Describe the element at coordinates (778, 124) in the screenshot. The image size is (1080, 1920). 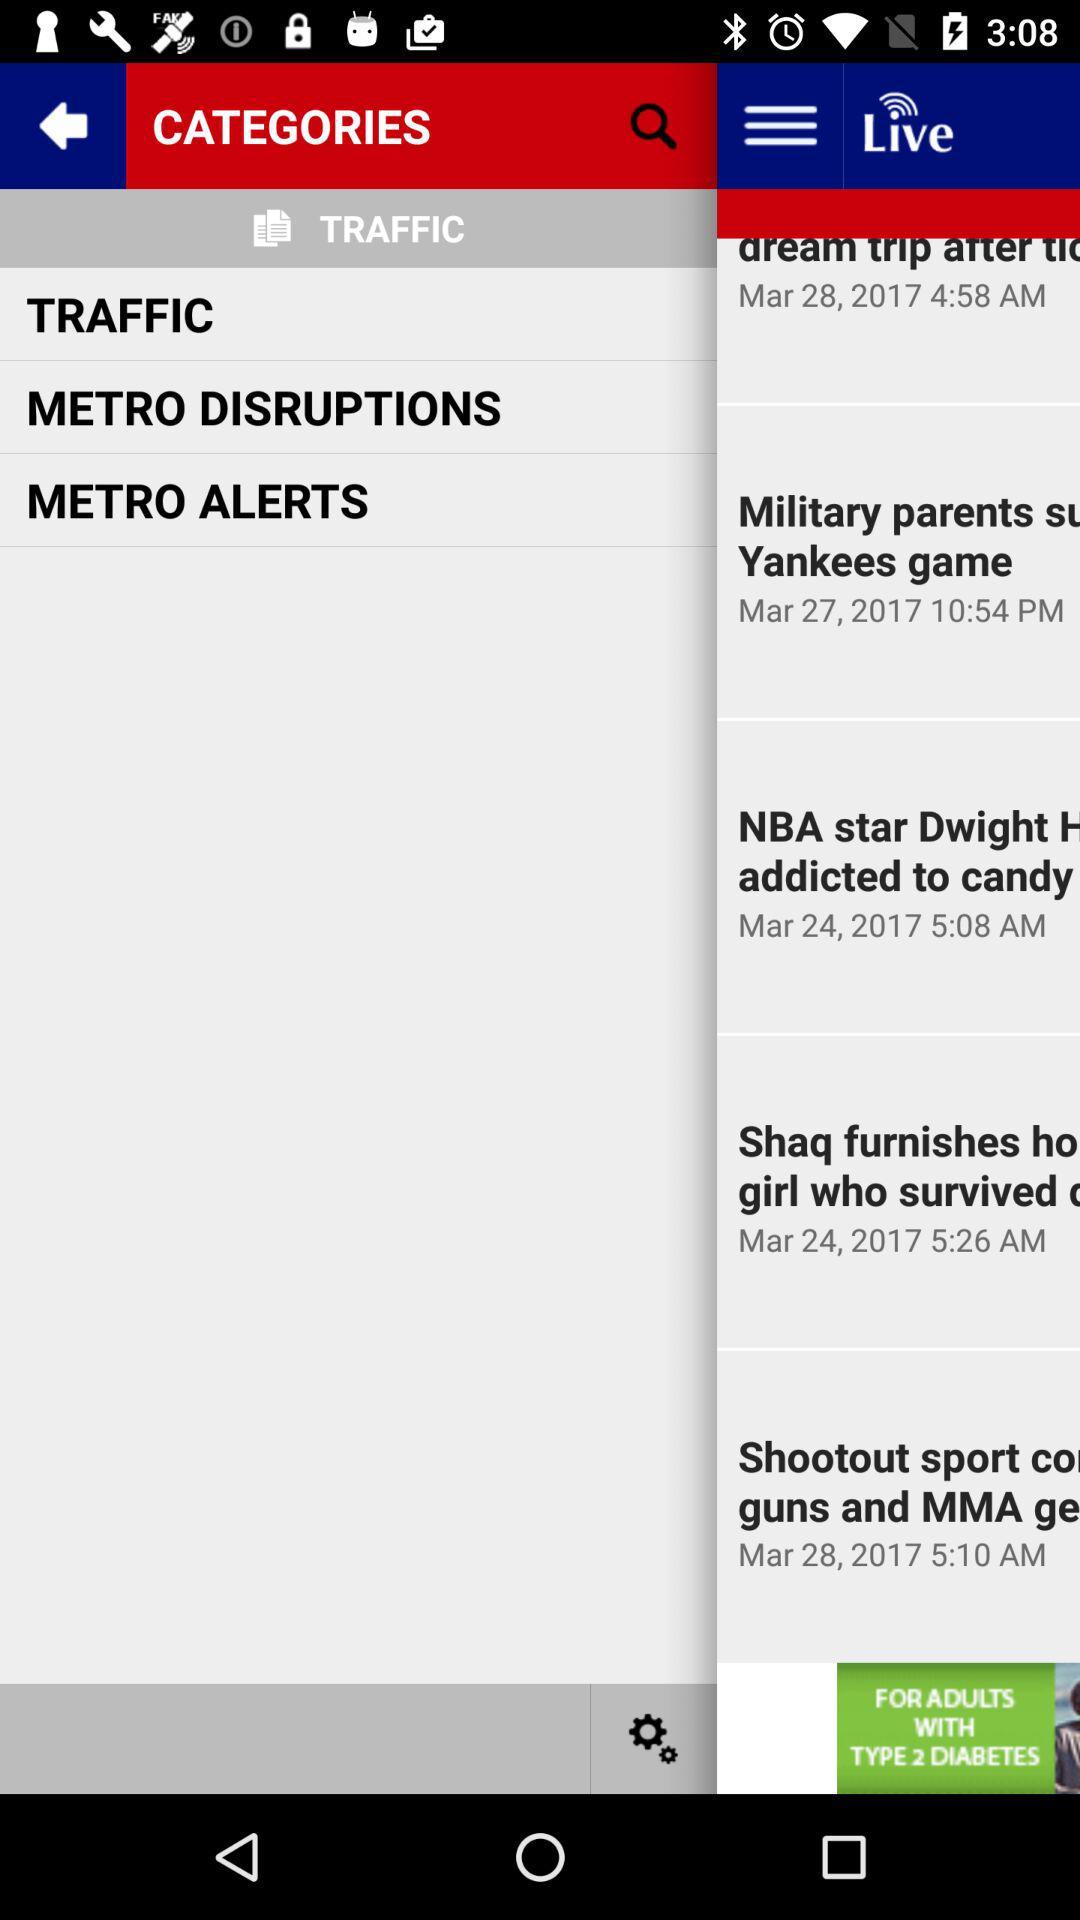
I see `the menu option` at that location.